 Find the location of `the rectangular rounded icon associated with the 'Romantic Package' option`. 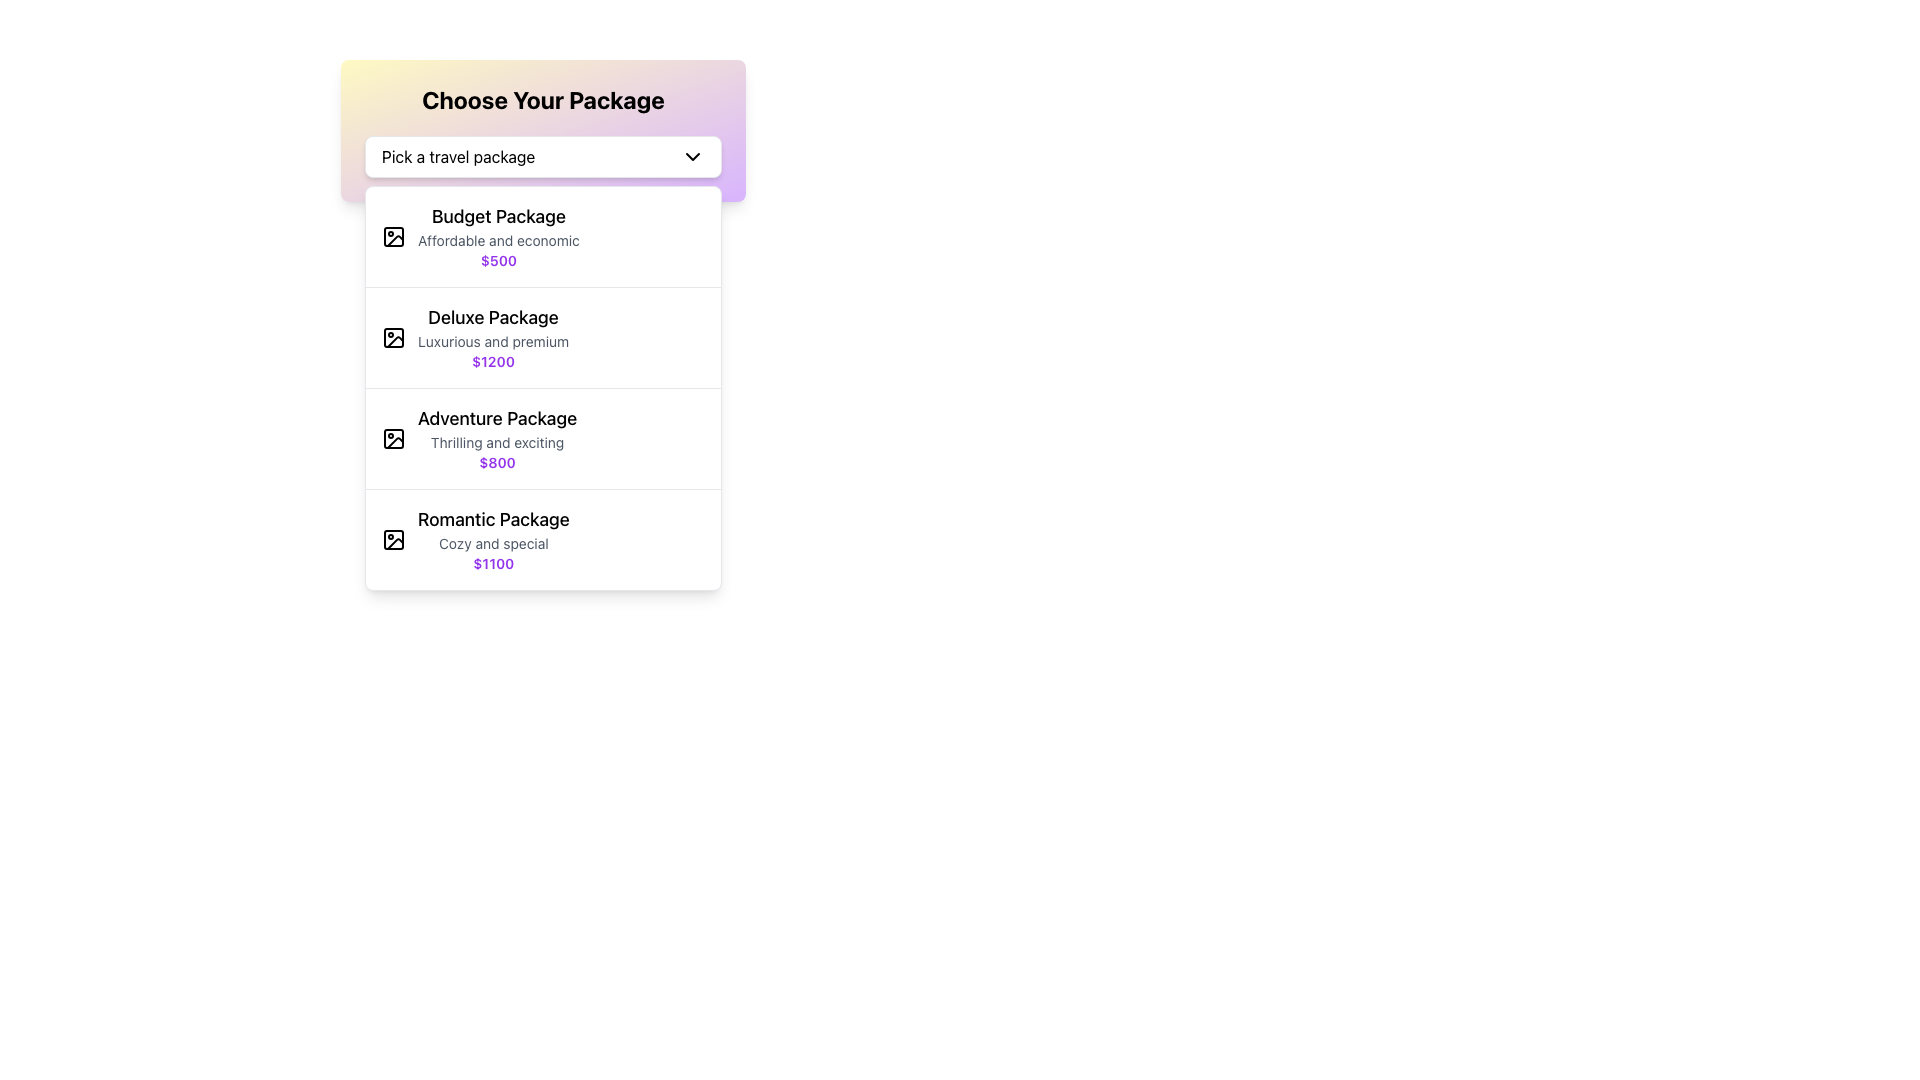

the rectangular rounded icon associated with the 'Romantic Package' option is located at coordinates (393, 540).